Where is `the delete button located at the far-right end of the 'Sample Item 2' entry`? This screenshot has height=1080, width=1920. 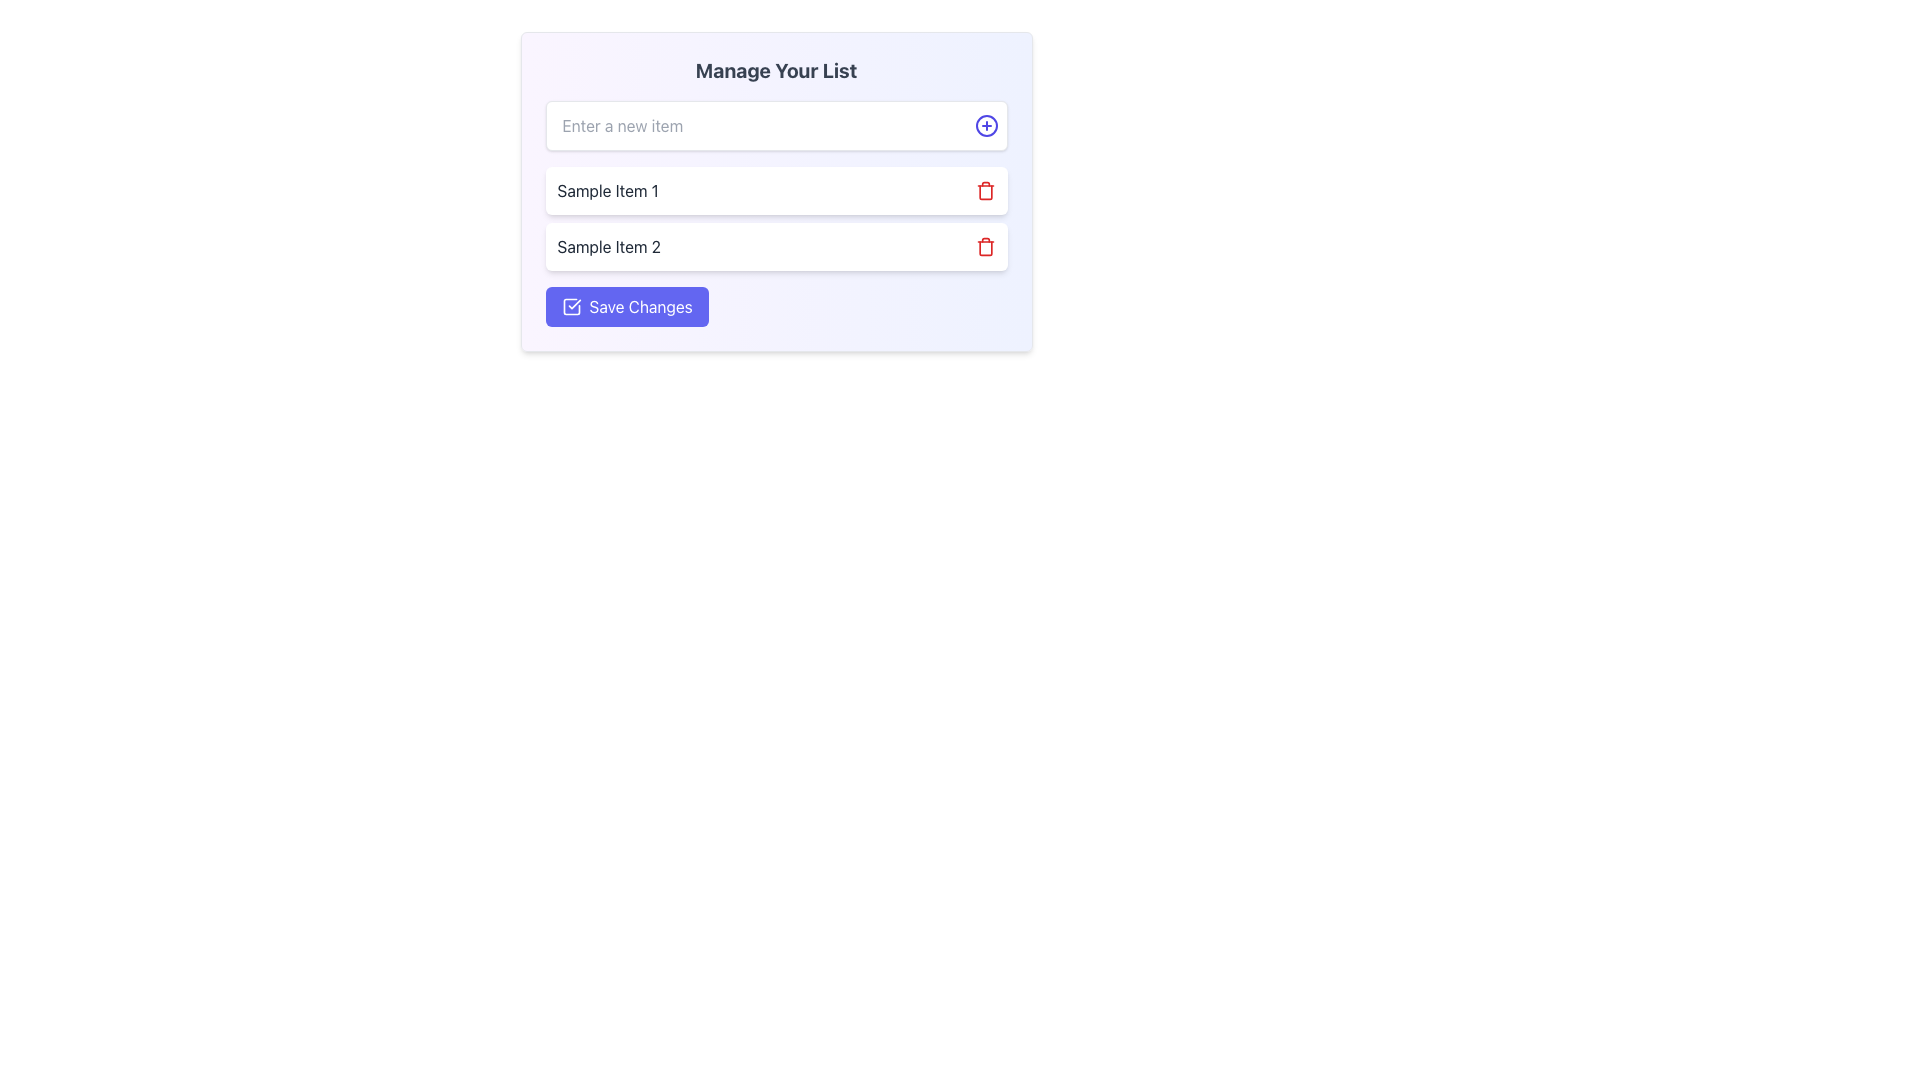 the delete button located at the far-right end of the 'Sample Item 2' entry is located at coordinates (985, 245).